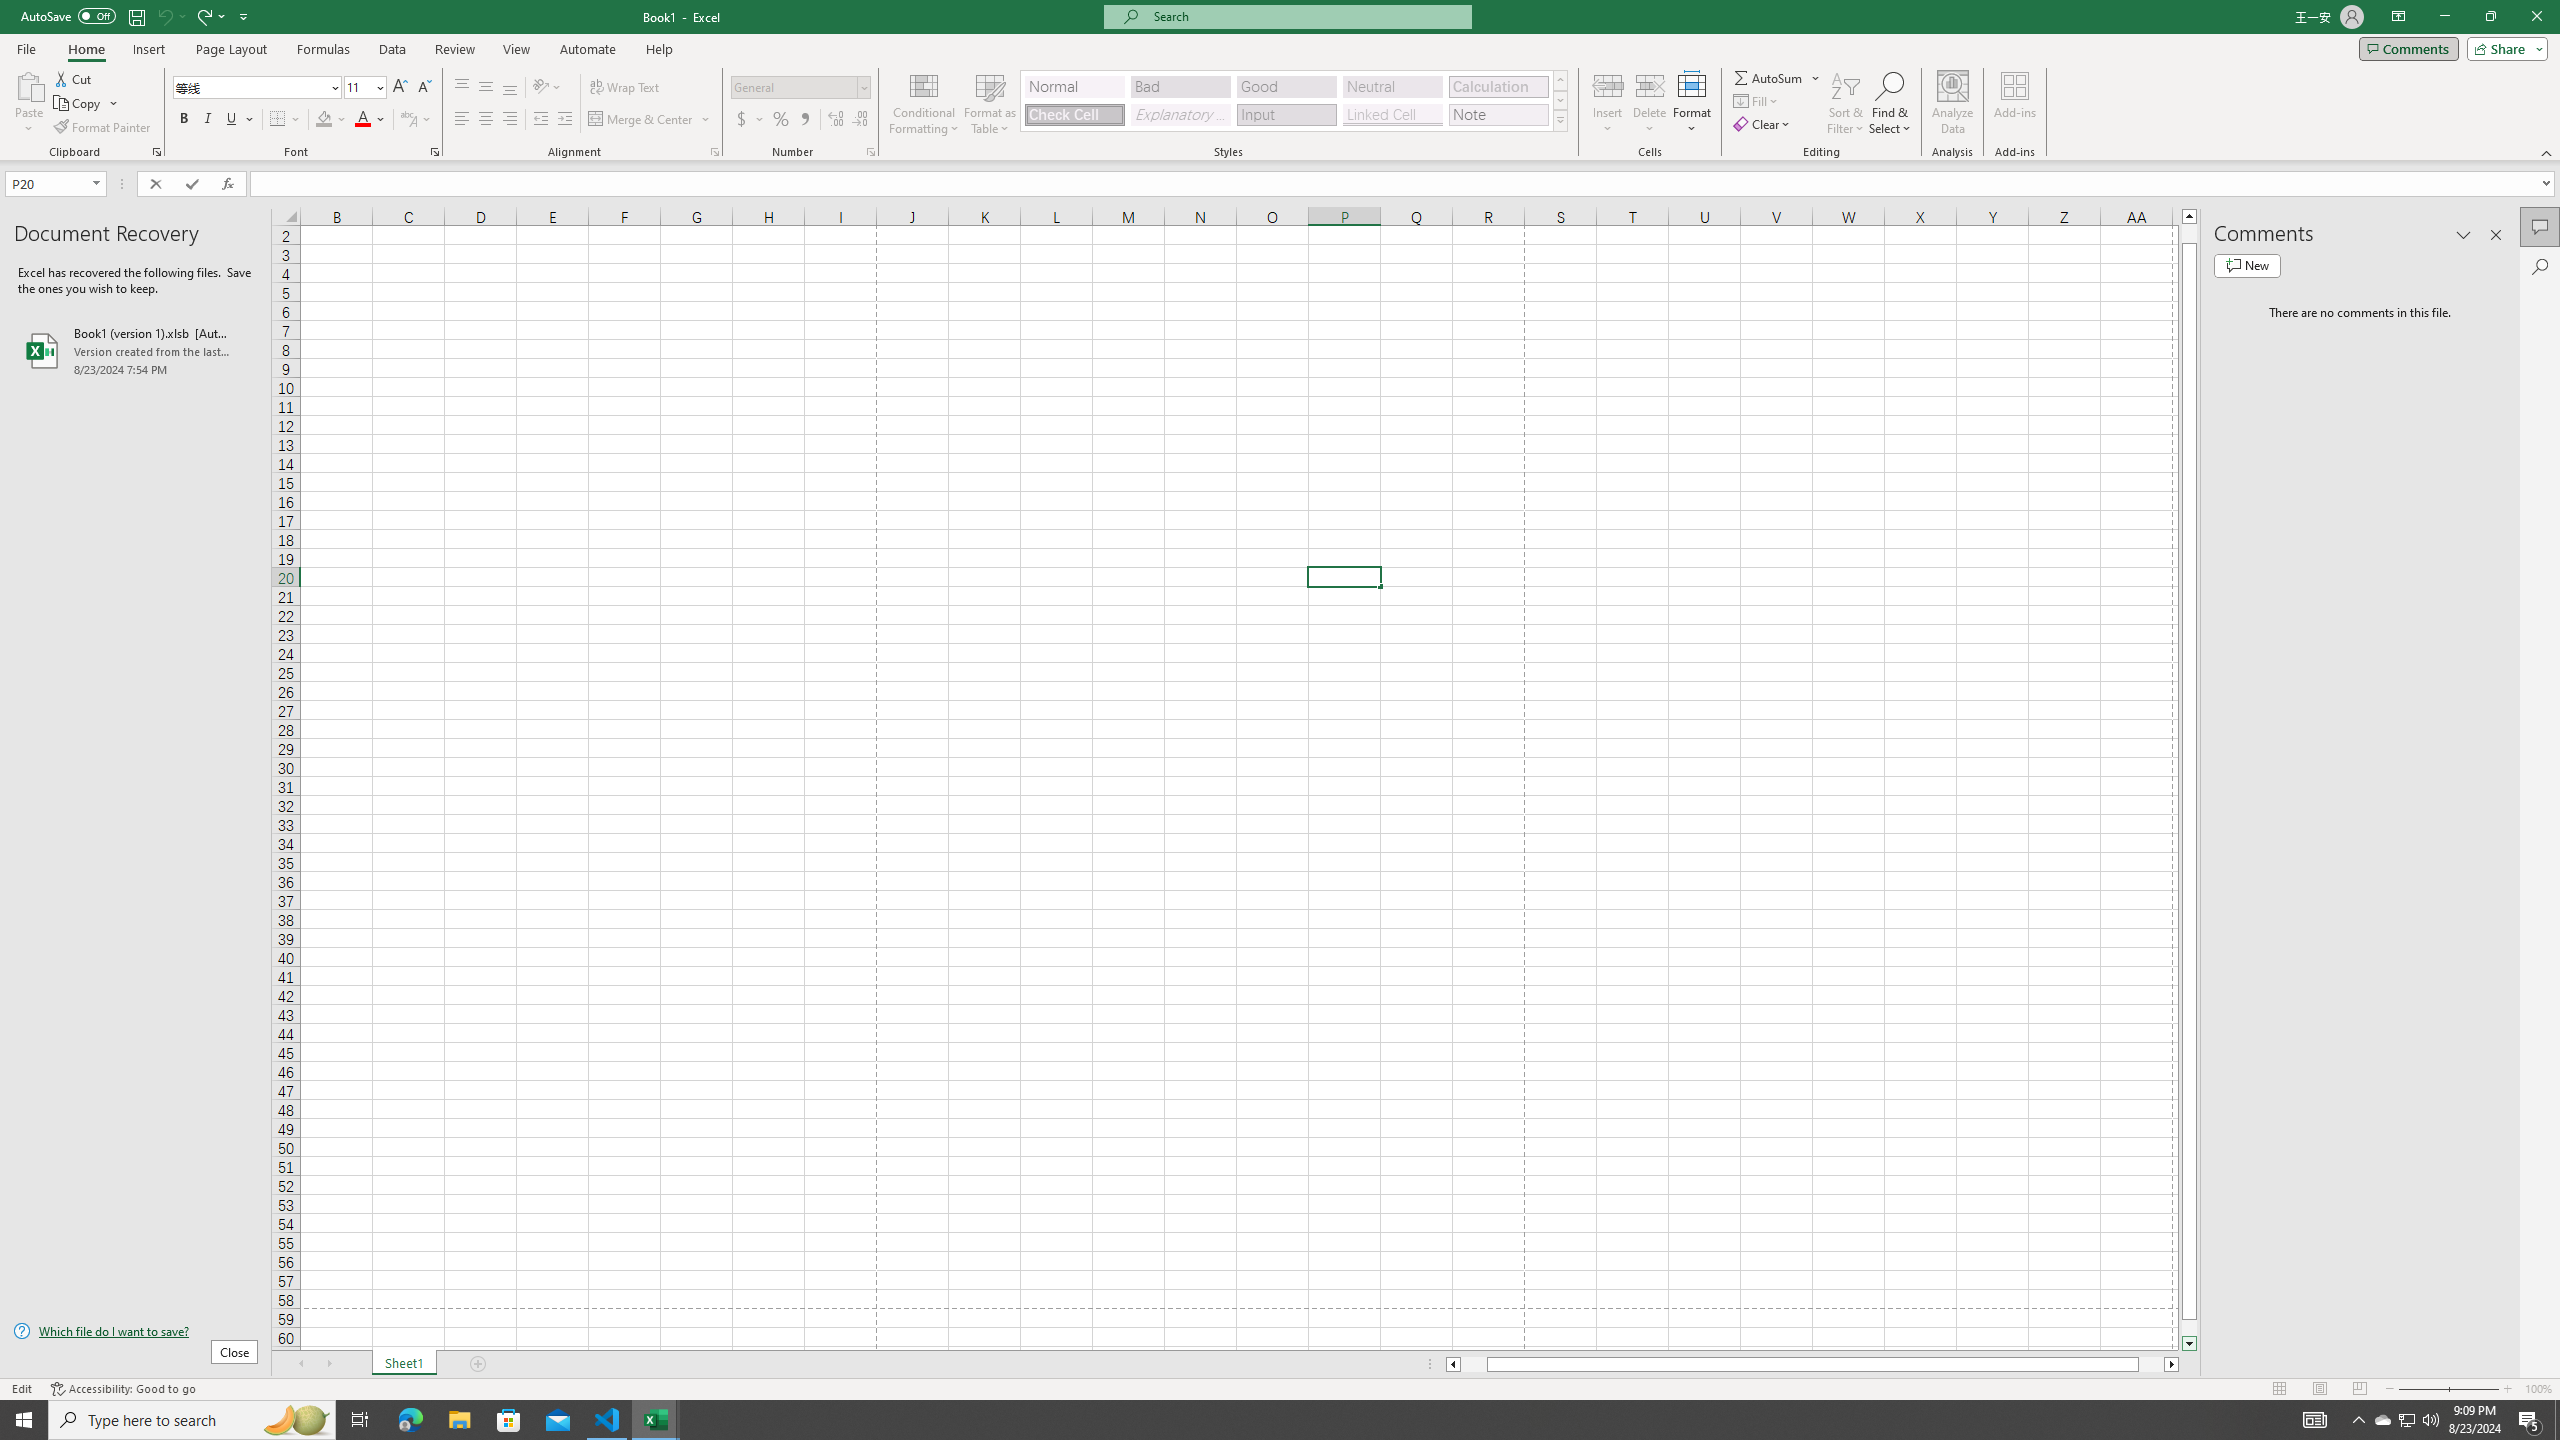 This screenshot has width=2560, height=1440. Describe the element at coordinates (102, 127) in the screenshot. I see `'Format Painter'` at that location.